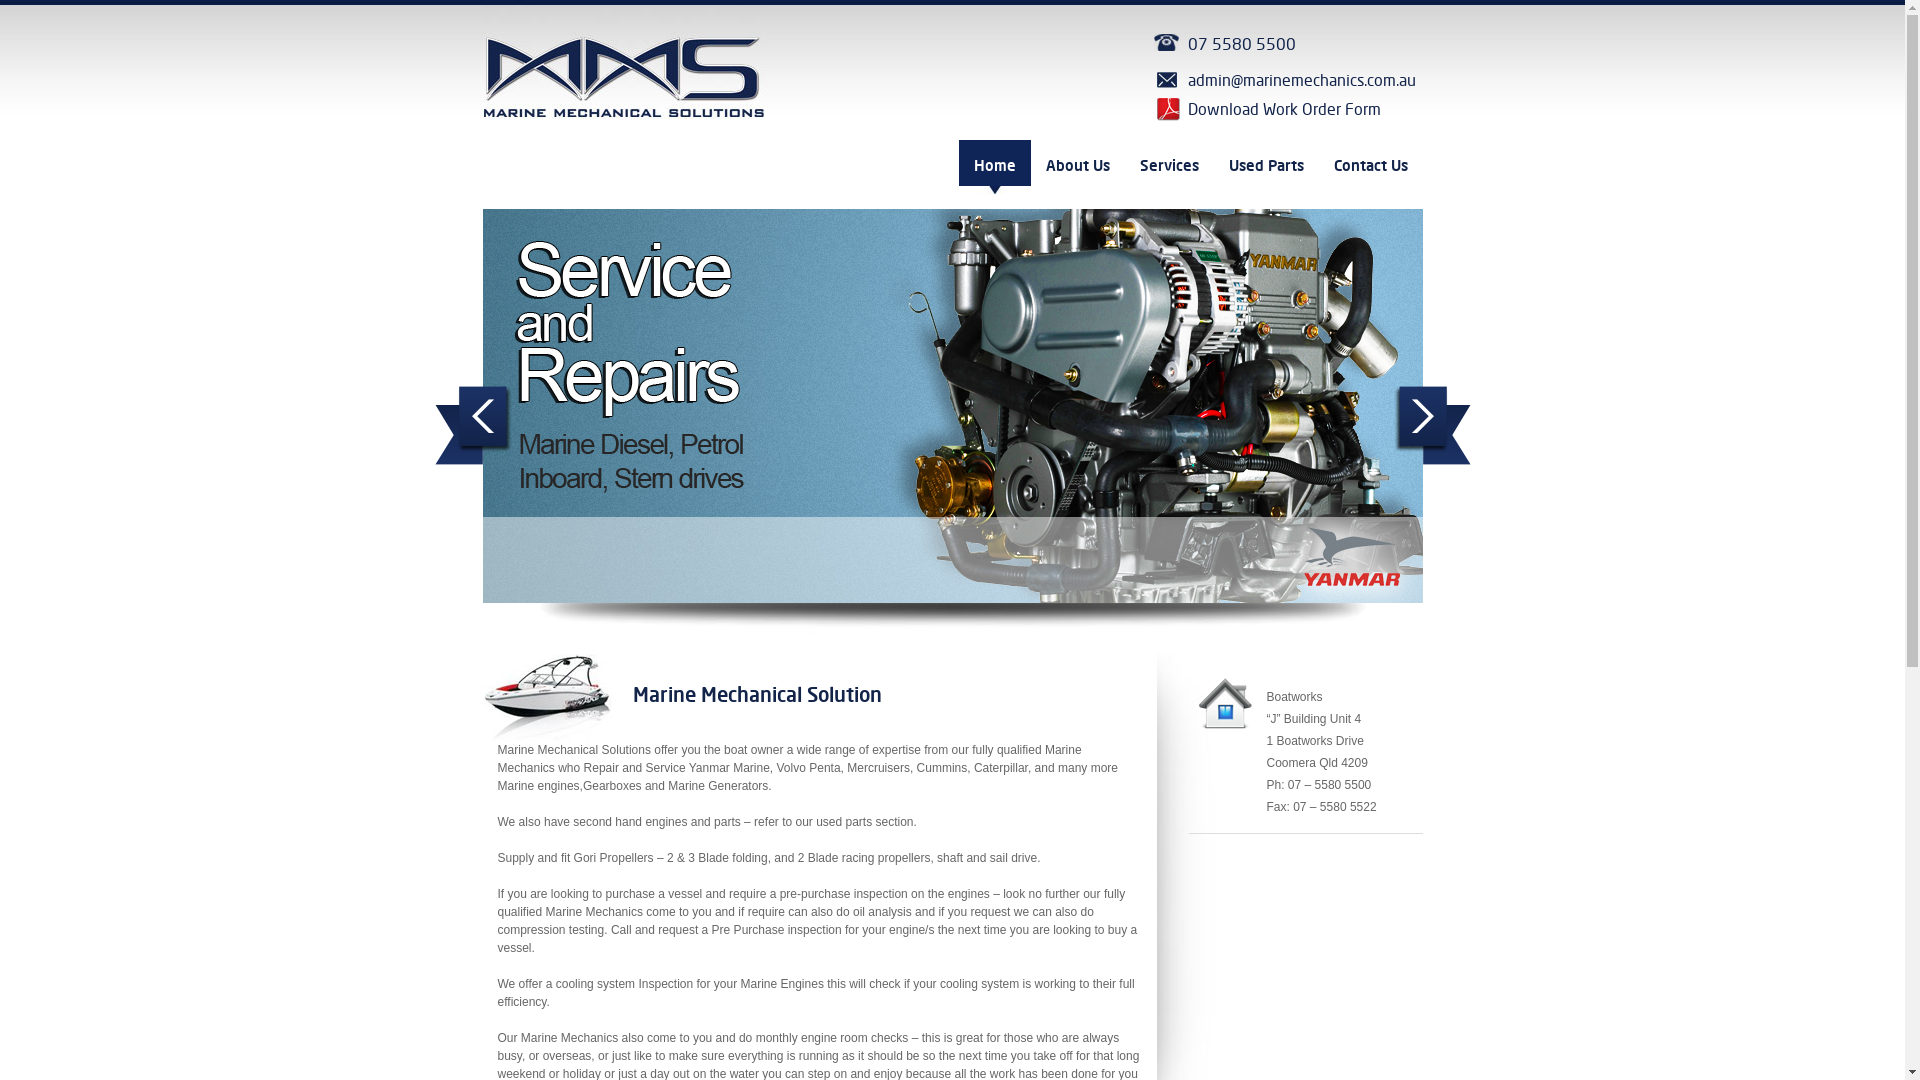 This screenshot has width=1920, height=1080. What do you see at coordinates (471, 424) in the screenshot?
I see `'Prev'` at bounding box center [471, 424].